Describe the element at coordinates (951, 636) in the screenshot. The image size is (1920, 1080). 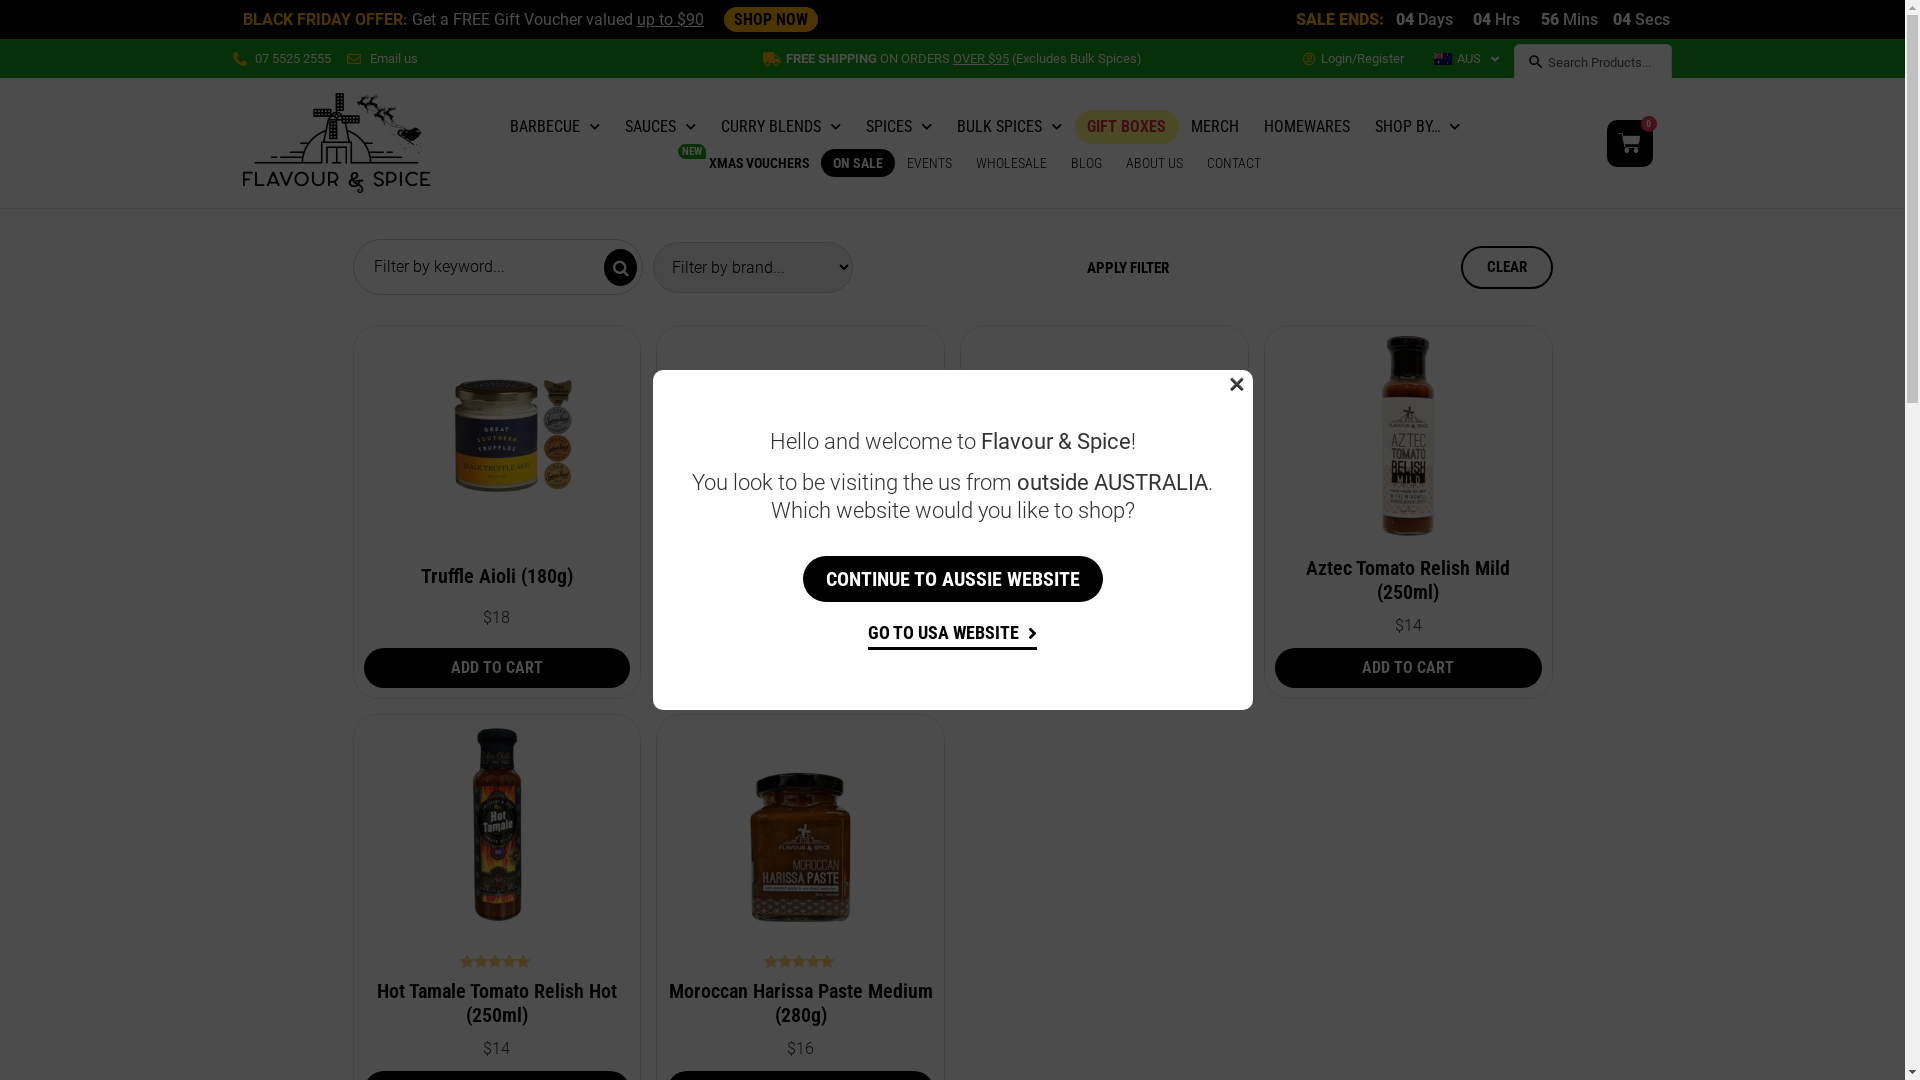
I see `'GO TO USA WEBSITE'` at that location.